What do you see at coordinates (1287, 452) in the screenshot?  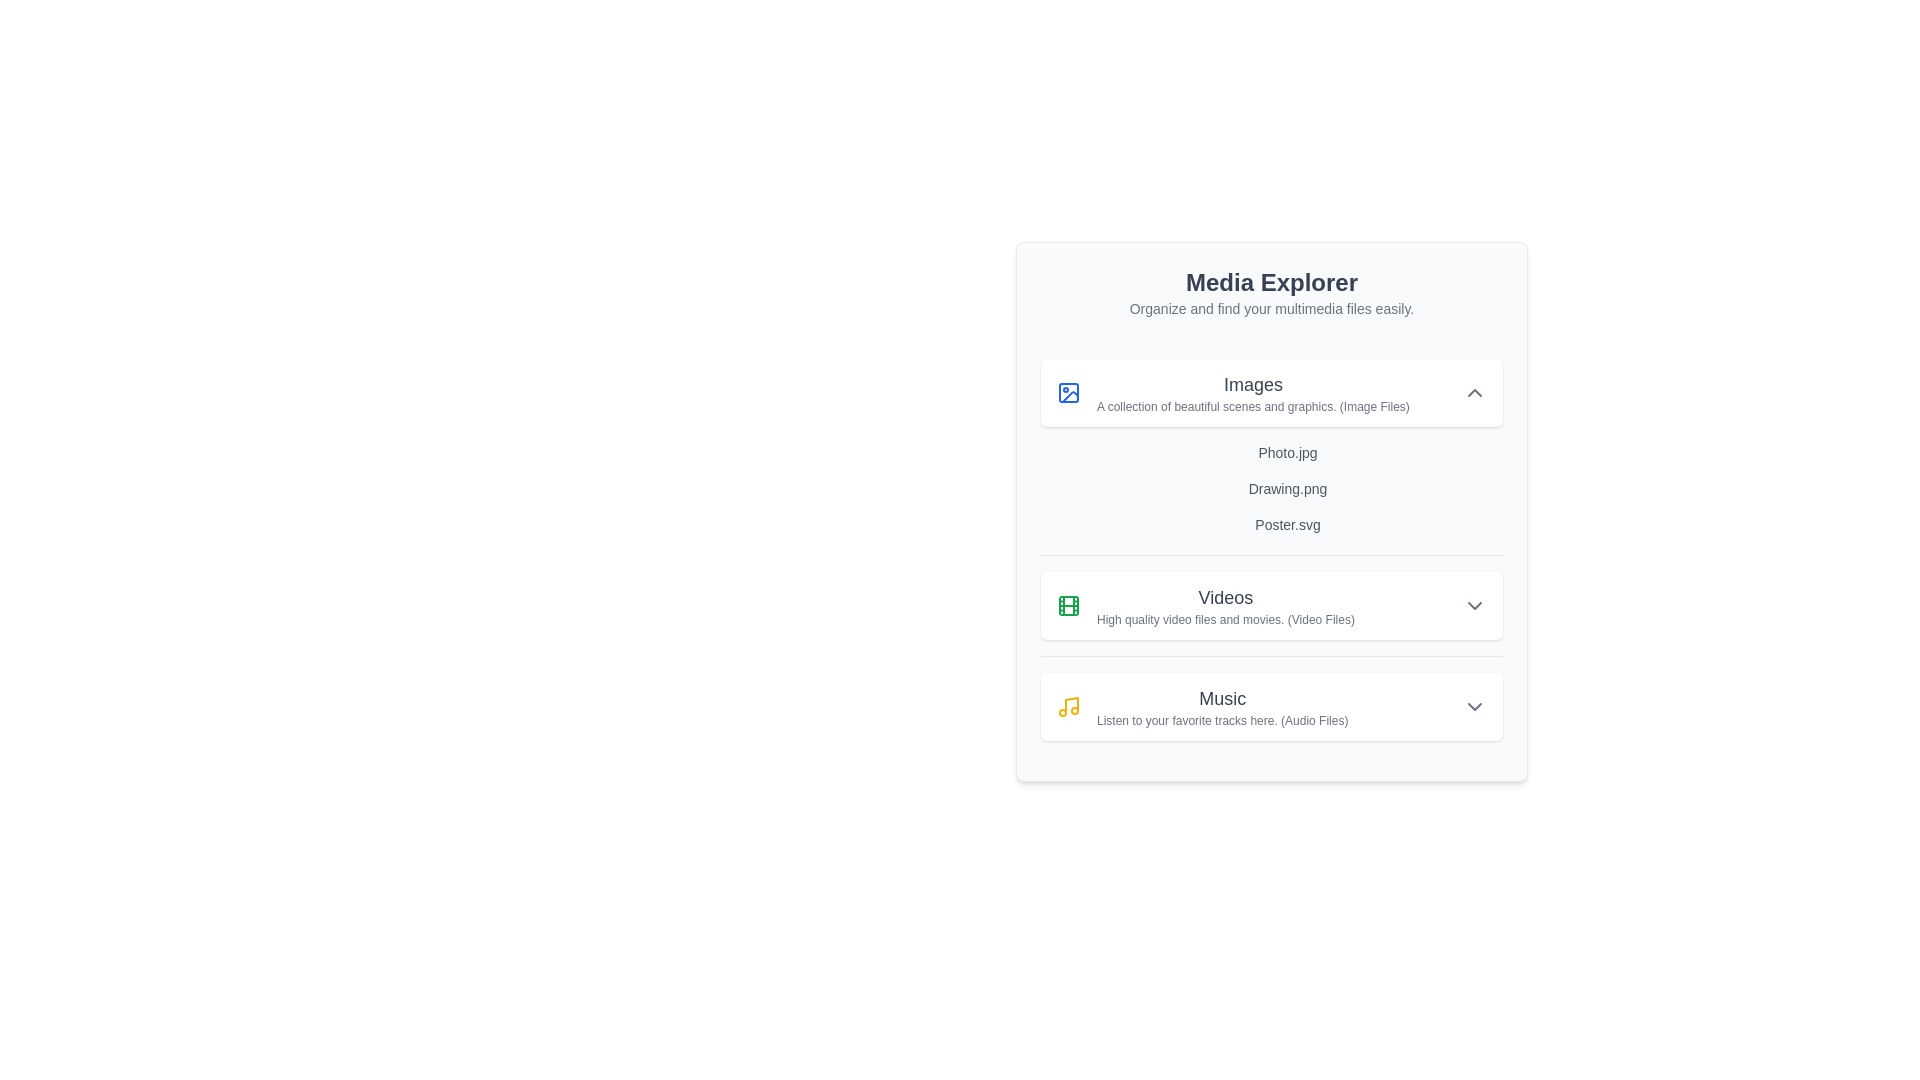 I see `the text label displaying the file name 'Photo.jpg' in the 'Images' category of the Media Explorer` at bounding box center [1287, 452].